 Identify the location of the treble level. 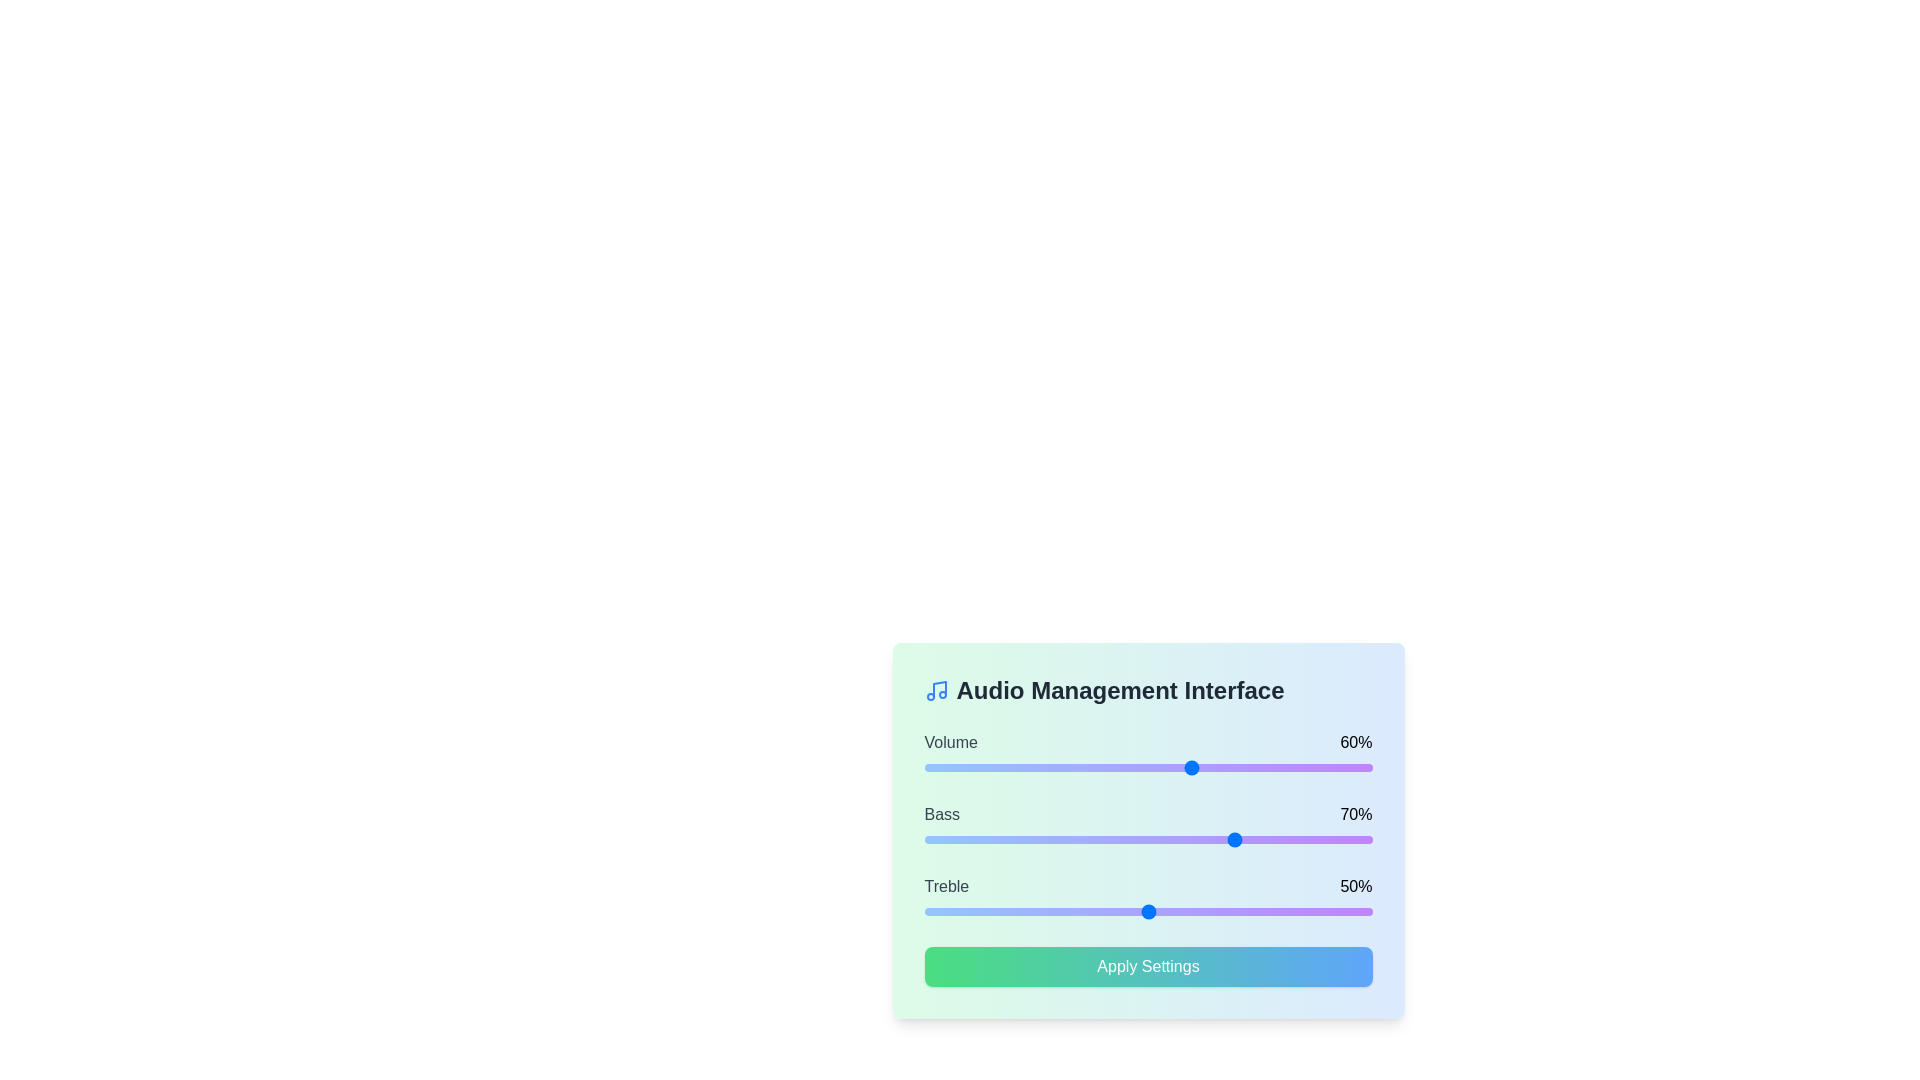
(1098, 911).